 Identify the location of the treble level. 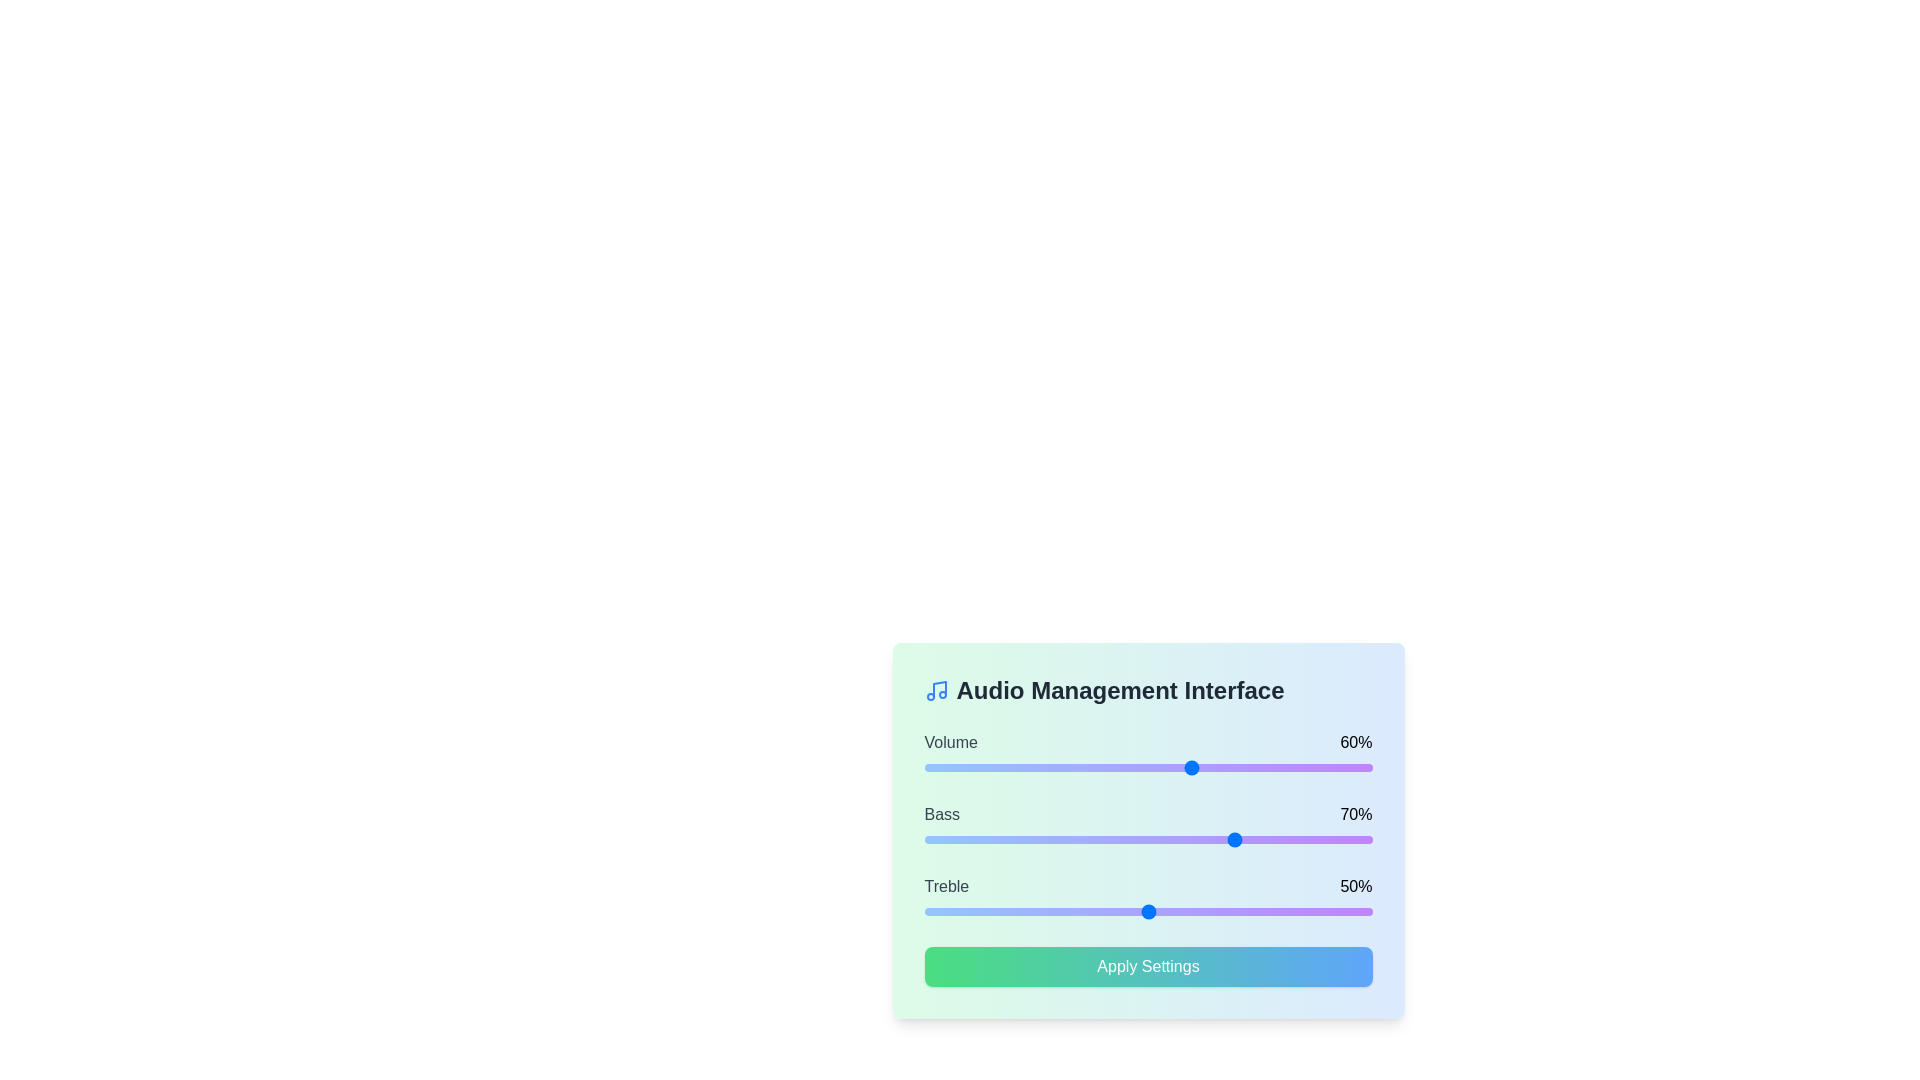
(1098, 911).